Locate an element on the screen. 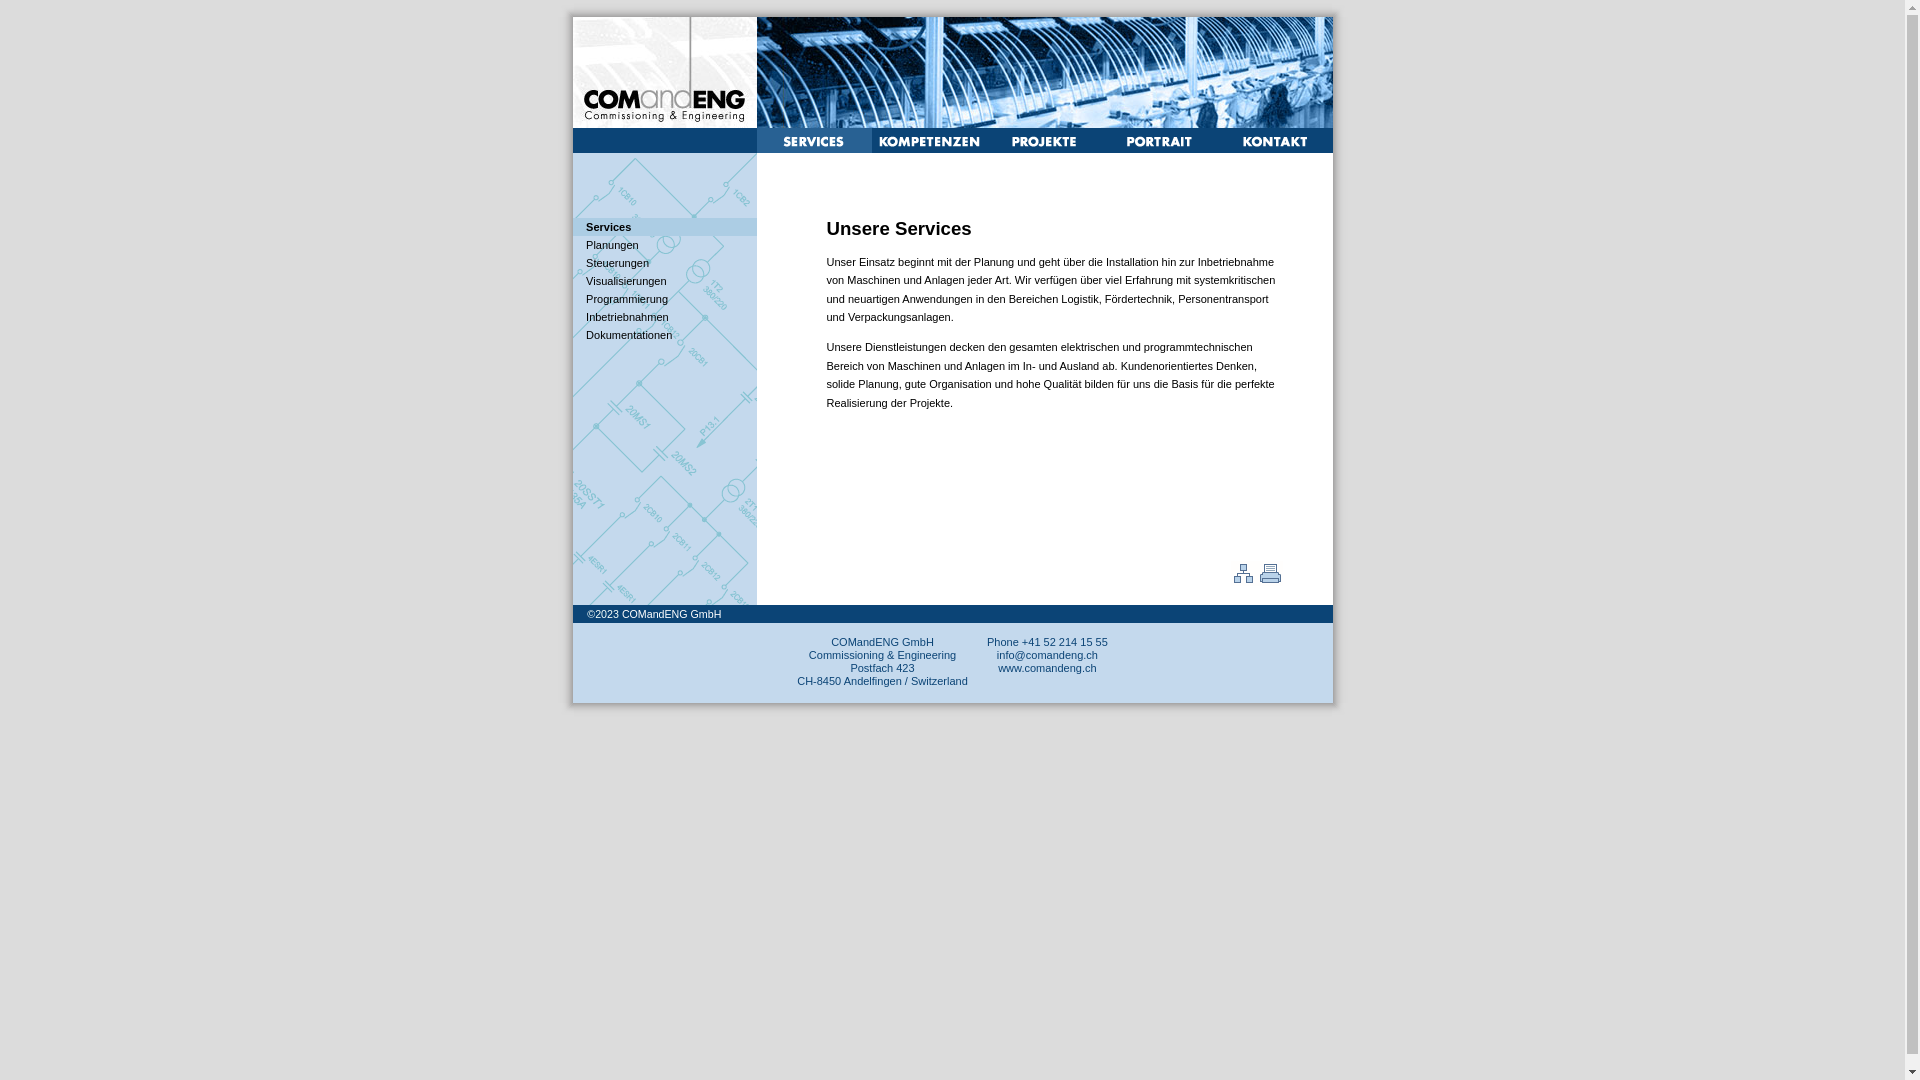 Image resolution: width=1920 pixels, height=1080 pixels. 'Services' is located at coordinates (607, 226).